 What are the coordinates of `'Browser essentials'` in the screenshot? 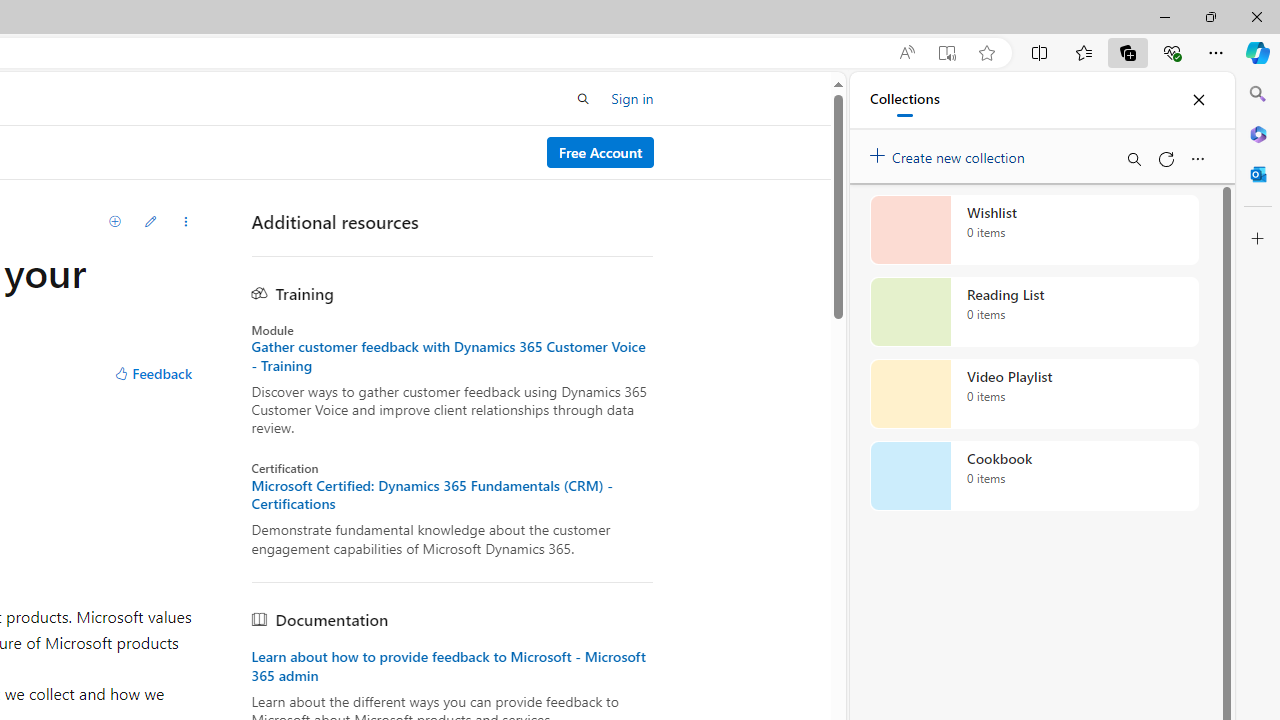 It's located at (1171, 51).